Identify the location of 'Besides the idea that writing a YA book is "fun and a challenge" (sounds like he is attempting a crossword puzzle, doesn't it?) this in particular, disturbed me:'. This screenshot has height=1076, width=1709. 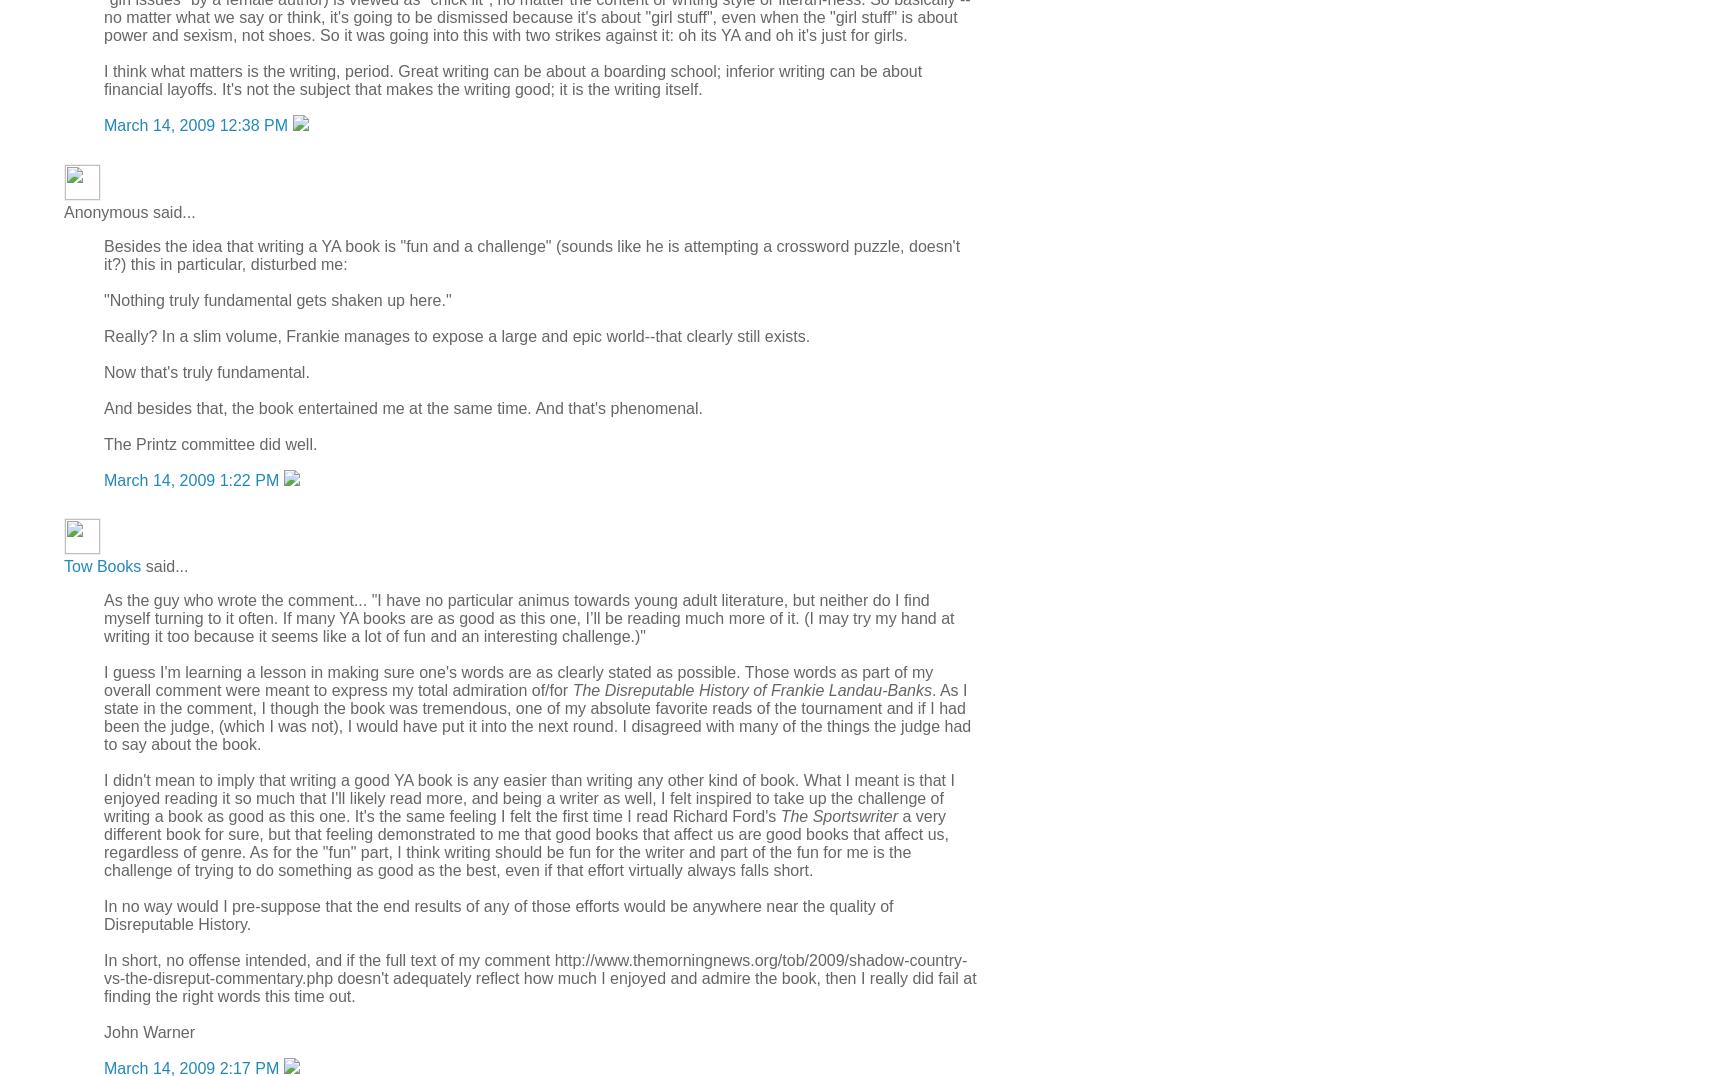
(531, 254).